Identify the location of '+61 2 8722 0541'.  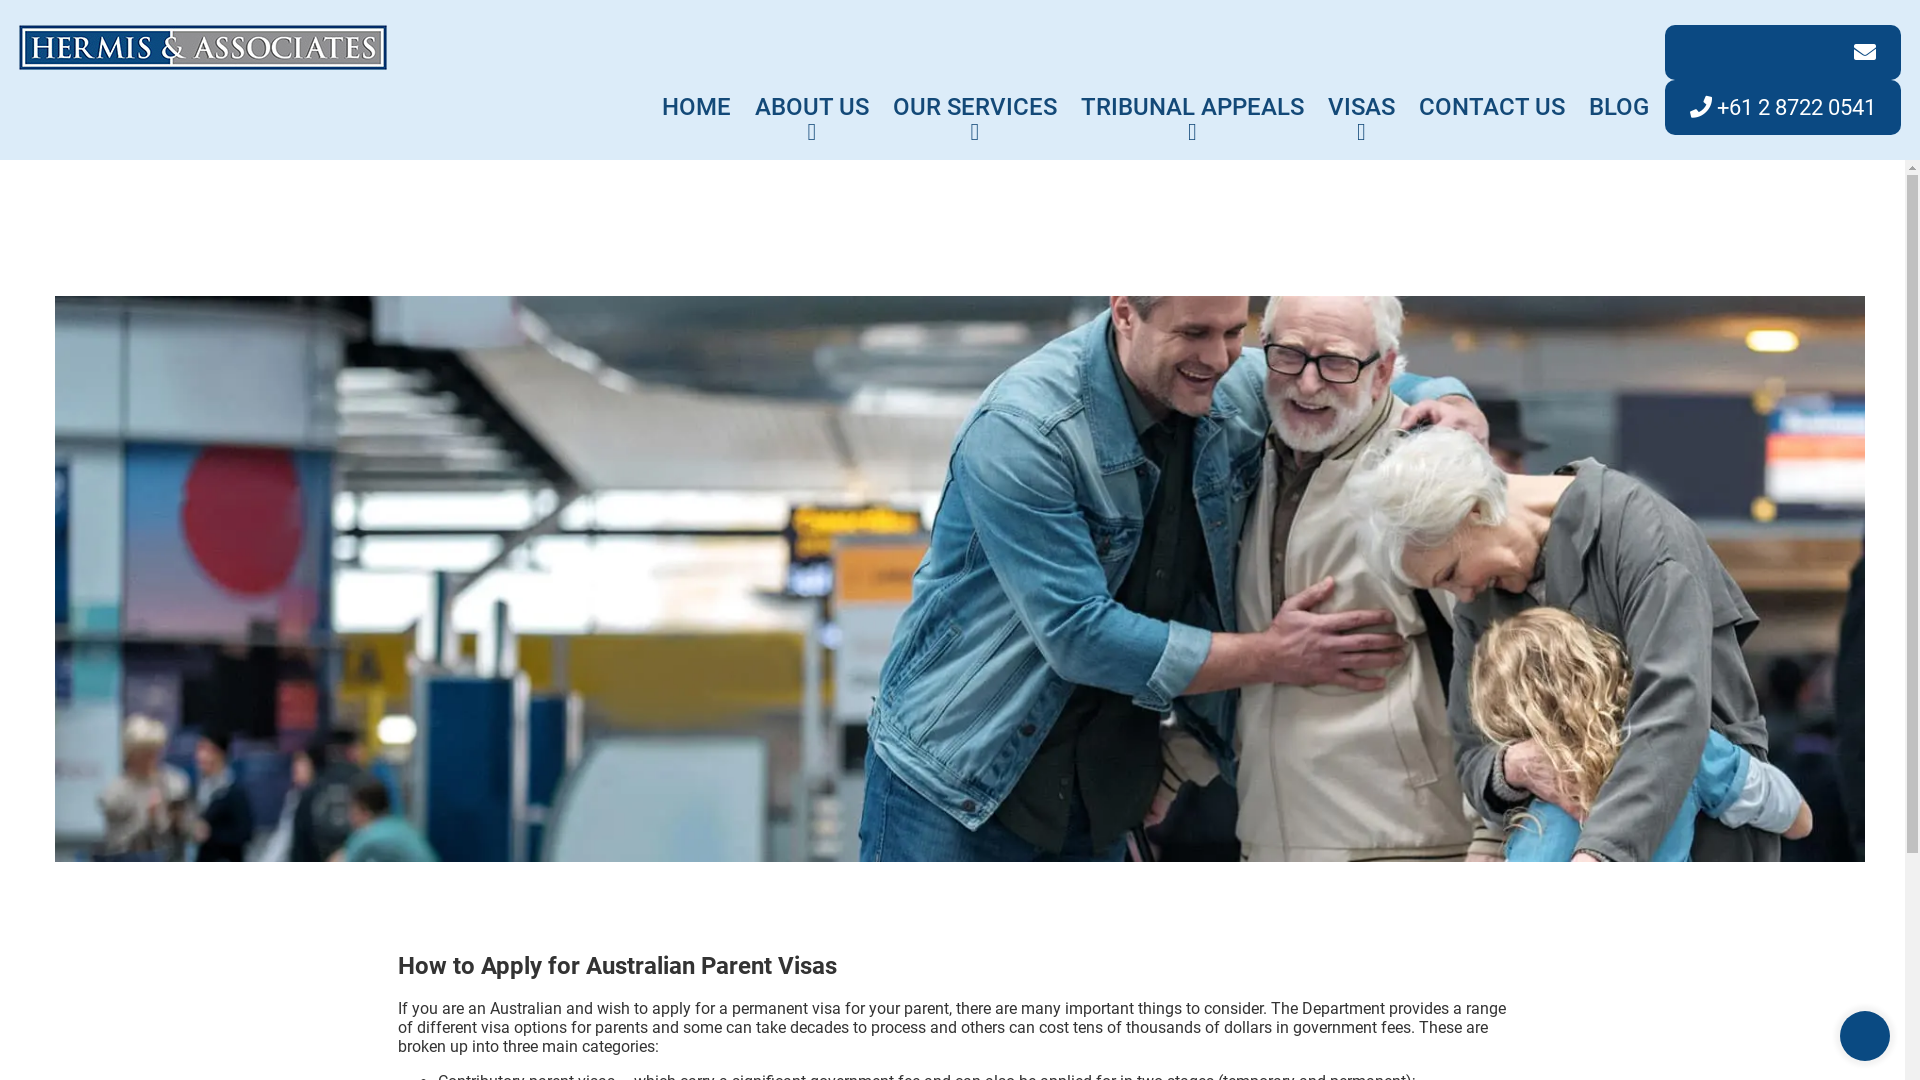
(1782, 107).